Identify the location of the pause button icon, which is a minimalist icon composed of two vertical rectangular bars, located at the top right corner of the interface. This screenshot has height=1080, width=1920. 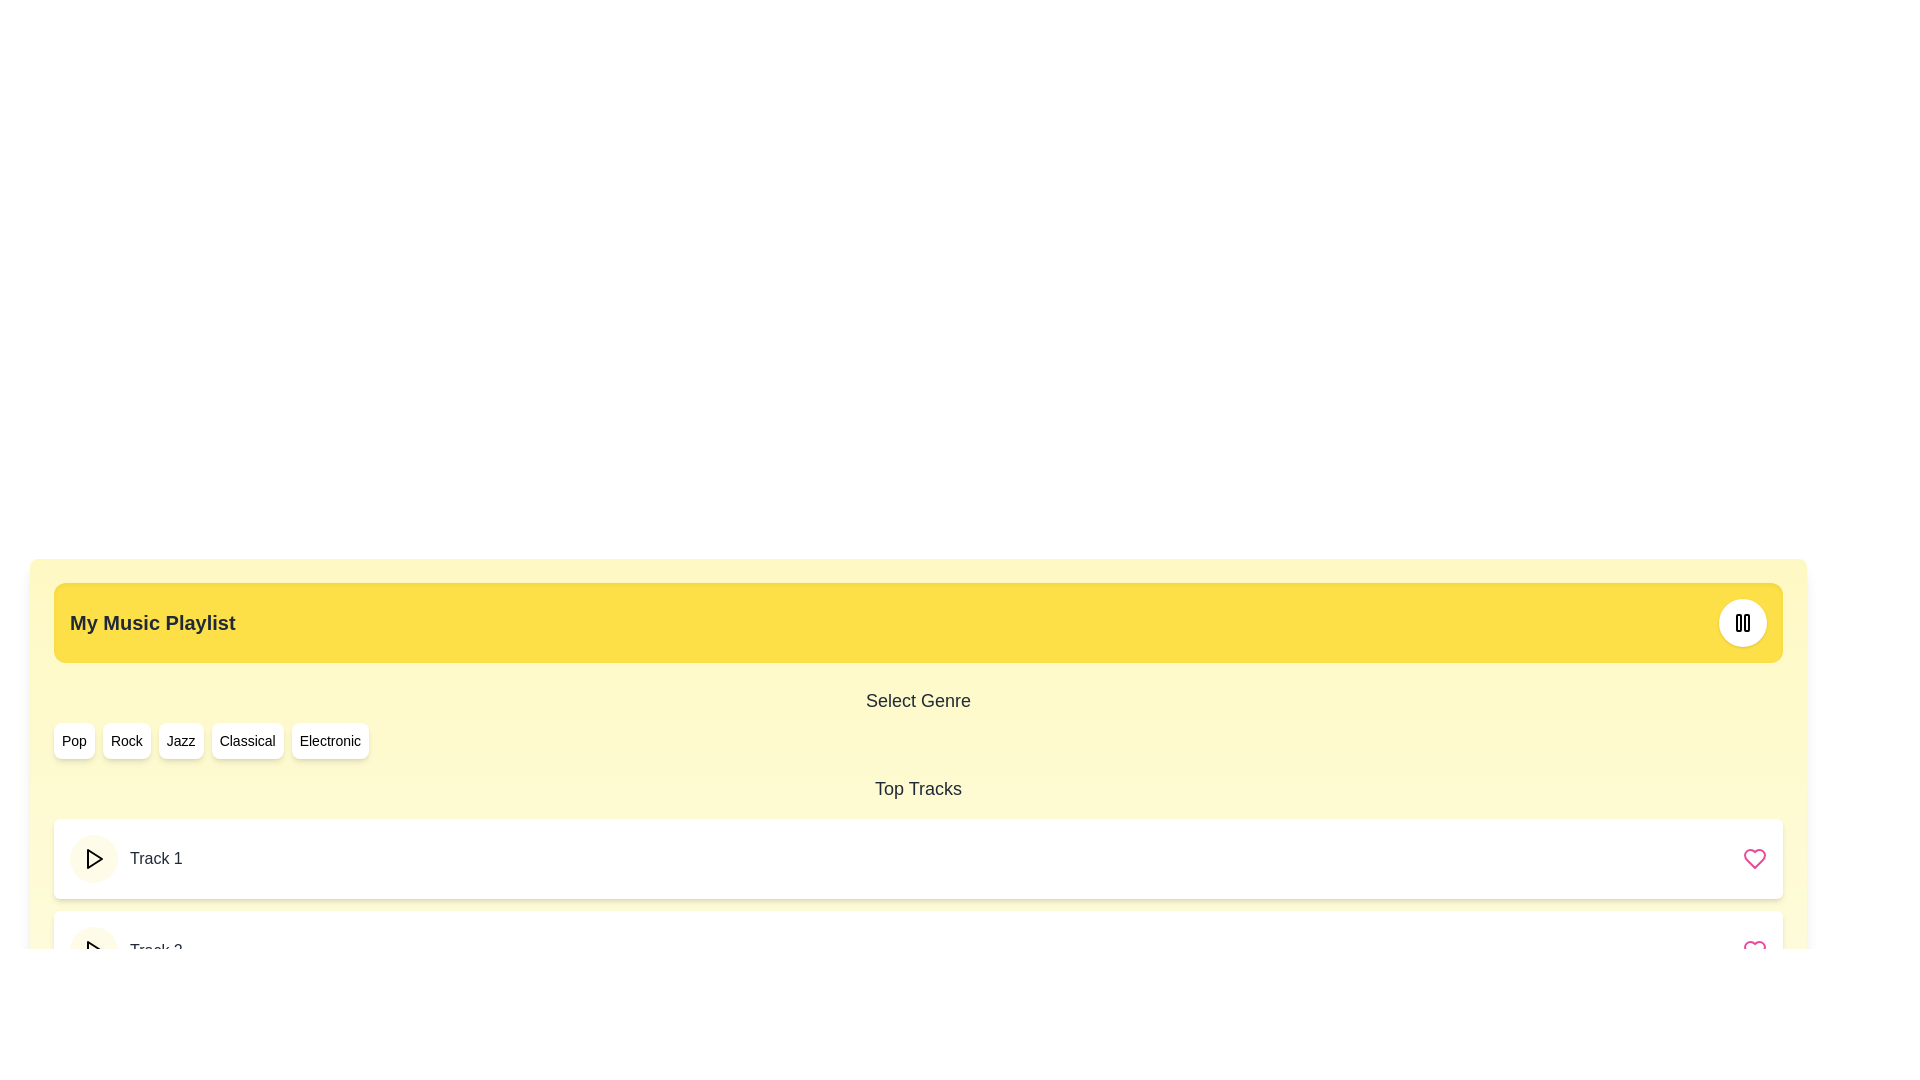
(1741, 622).